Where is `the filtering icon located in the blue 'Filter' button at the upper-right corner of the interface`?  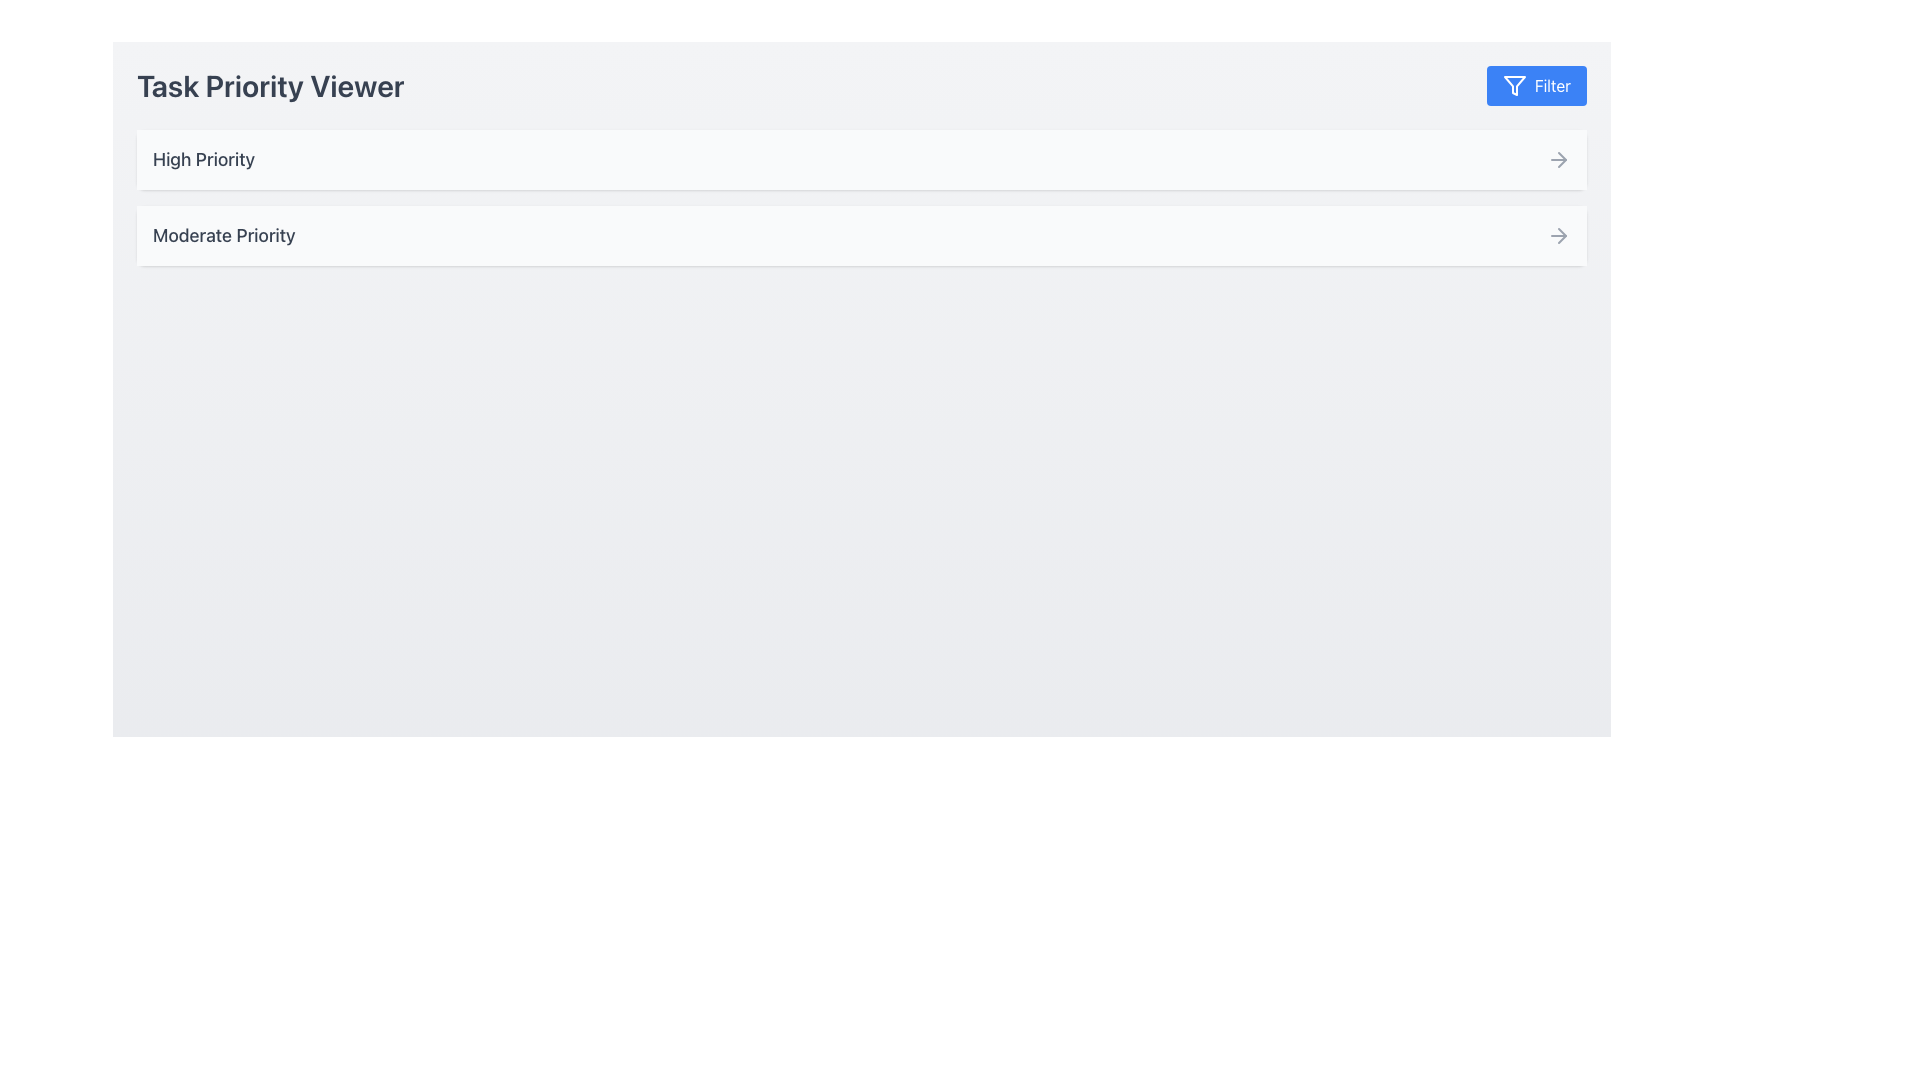 the filtering icon located in the blue 'Filter' button at the upper-right corner of the interface is located at coordinates (1514, 84).